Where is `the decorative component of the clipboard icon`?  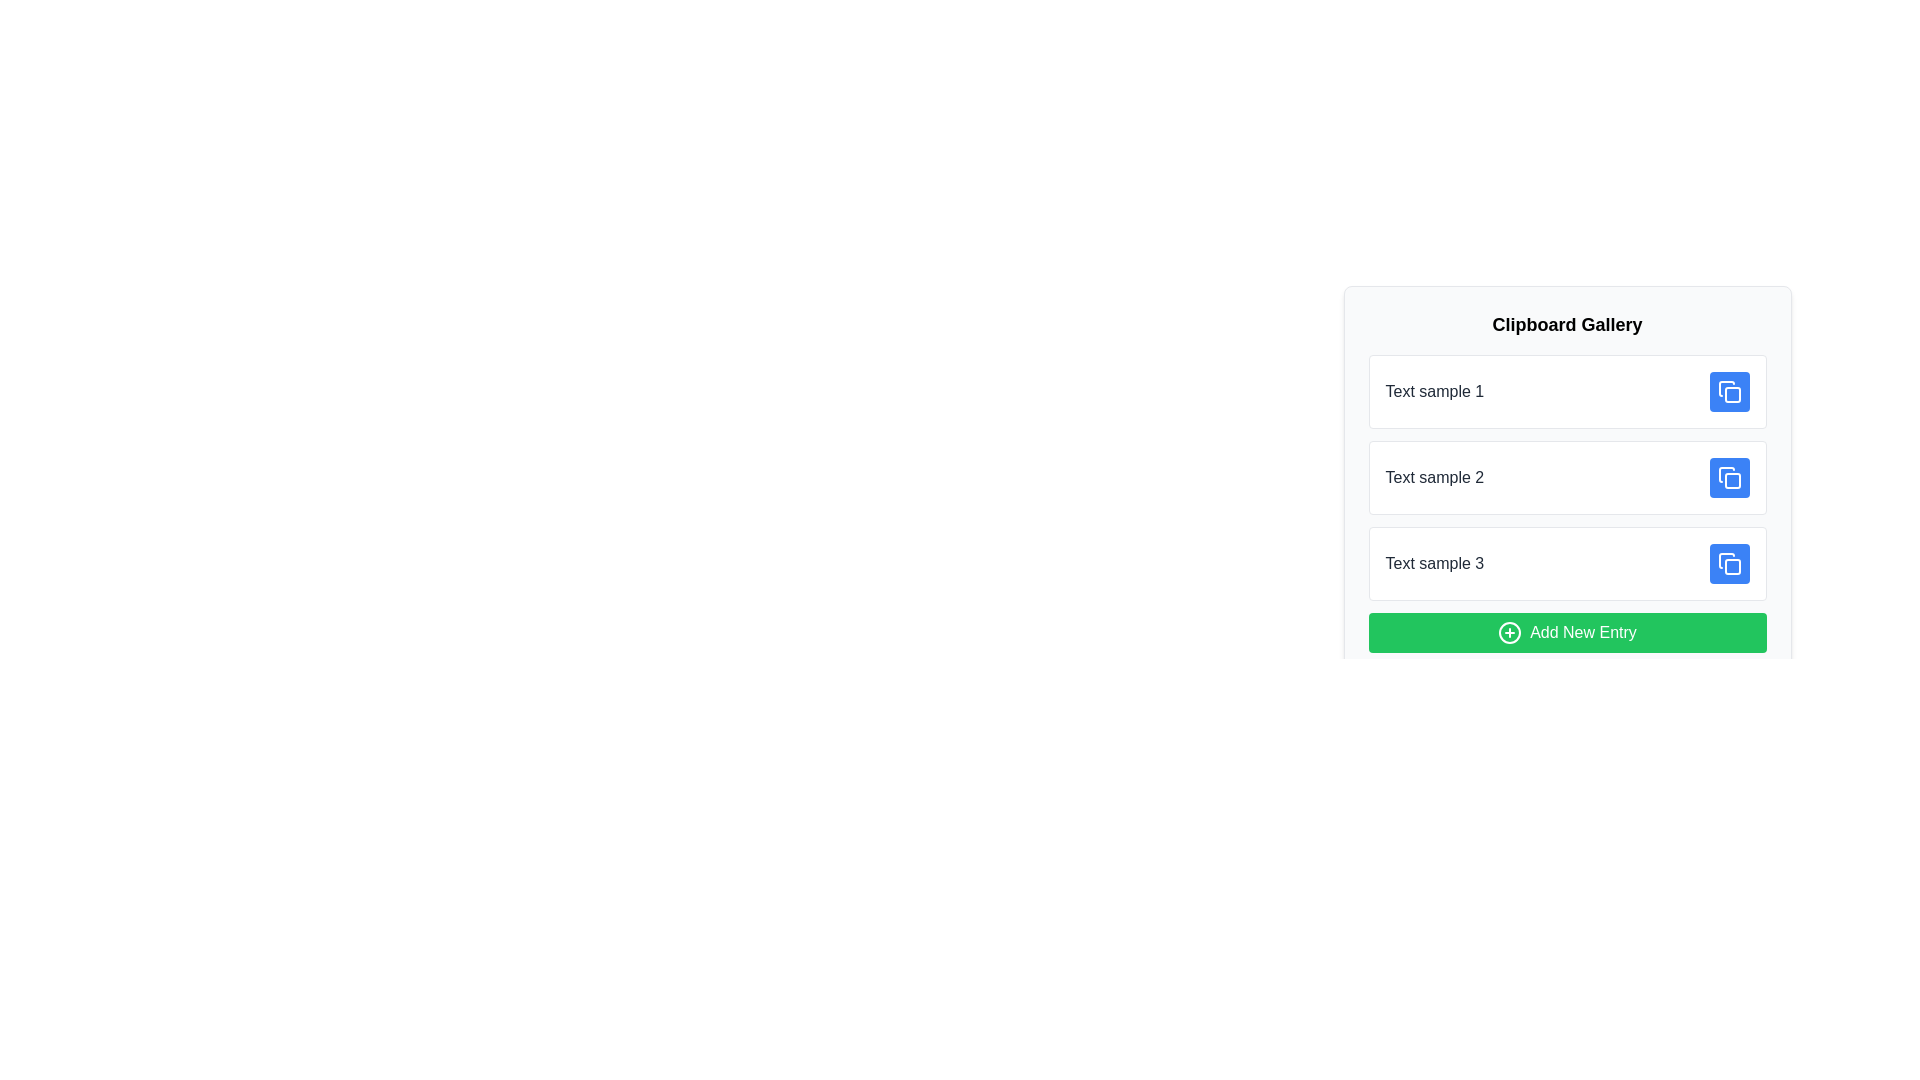
the decorative component of the clipboard icon is located at coordinates (1731, 481).